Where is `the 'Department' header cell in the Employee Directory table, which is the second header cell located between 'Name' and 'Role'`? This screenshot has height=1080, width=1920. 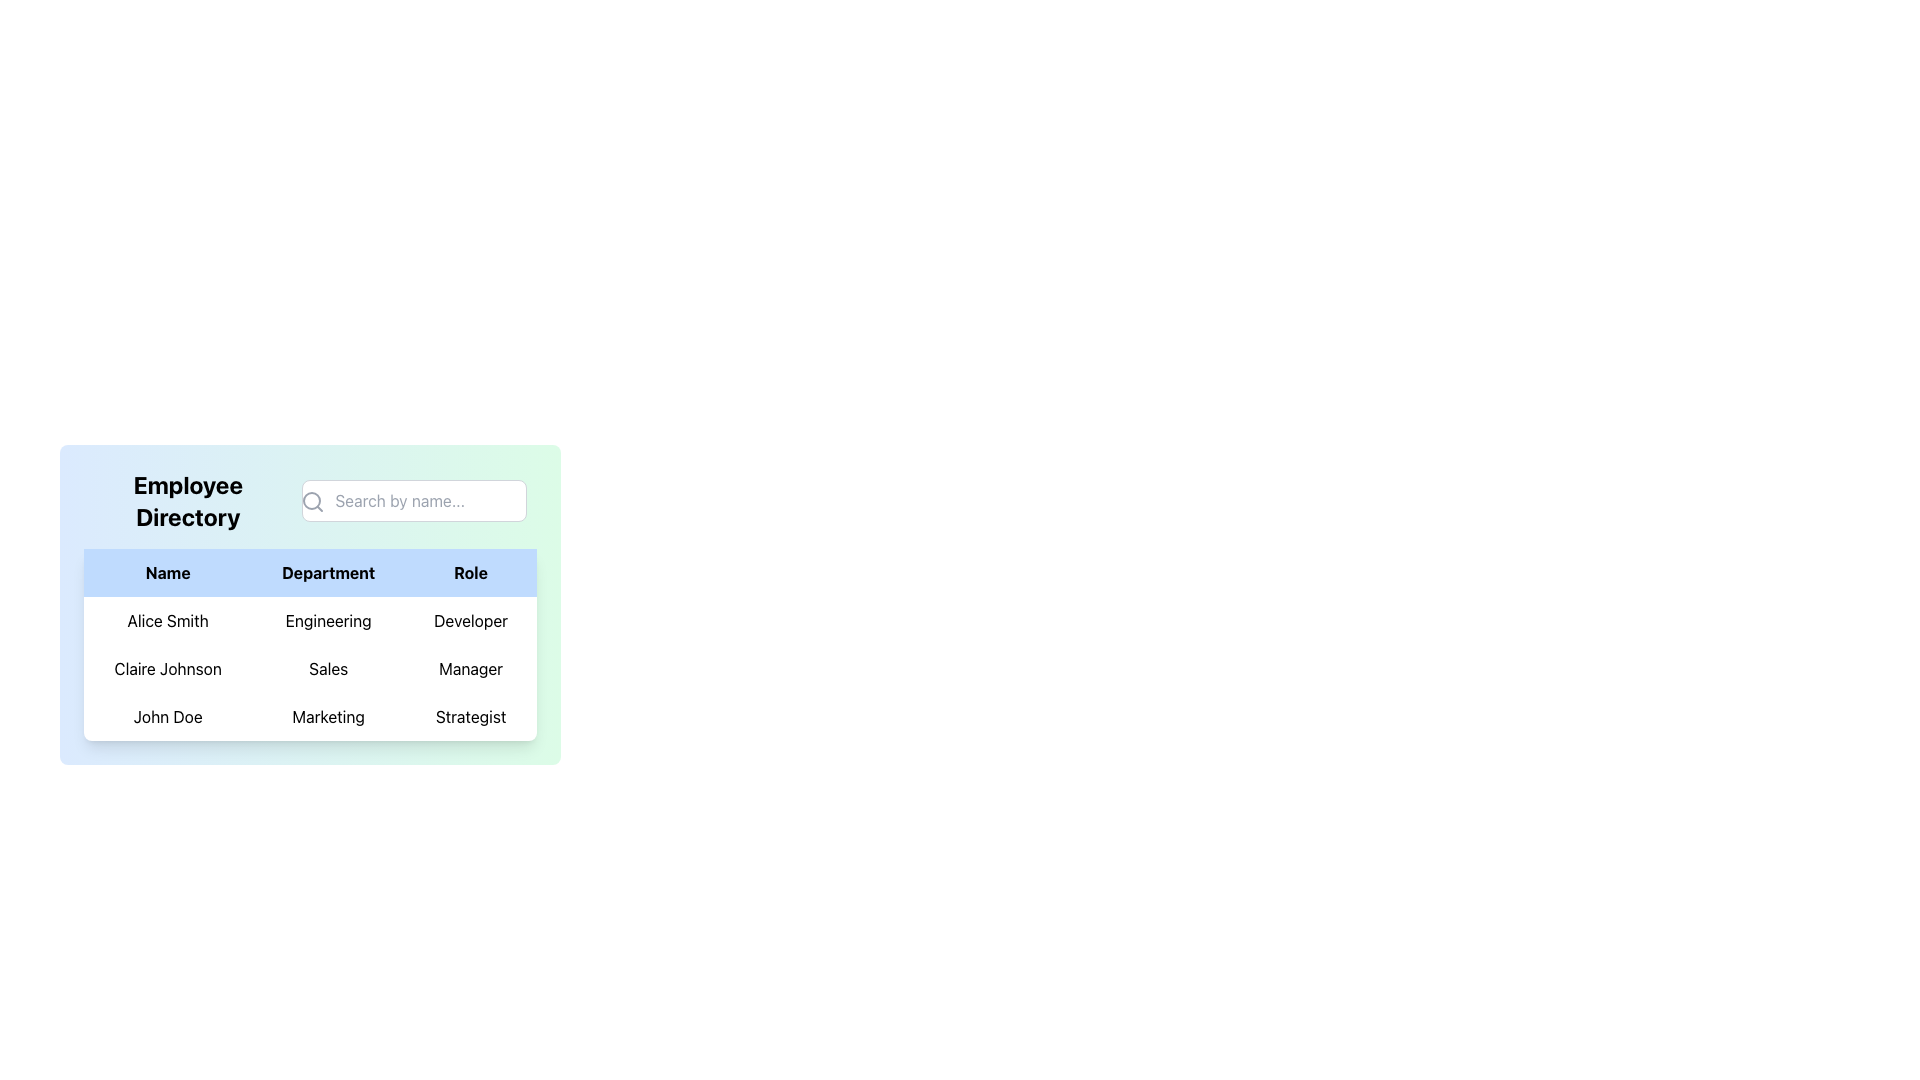 the 'Department' header cell in the Employee Directory table, which is the second header cell located between 'Name' and 'Role' is located at coordinates (328, 573).